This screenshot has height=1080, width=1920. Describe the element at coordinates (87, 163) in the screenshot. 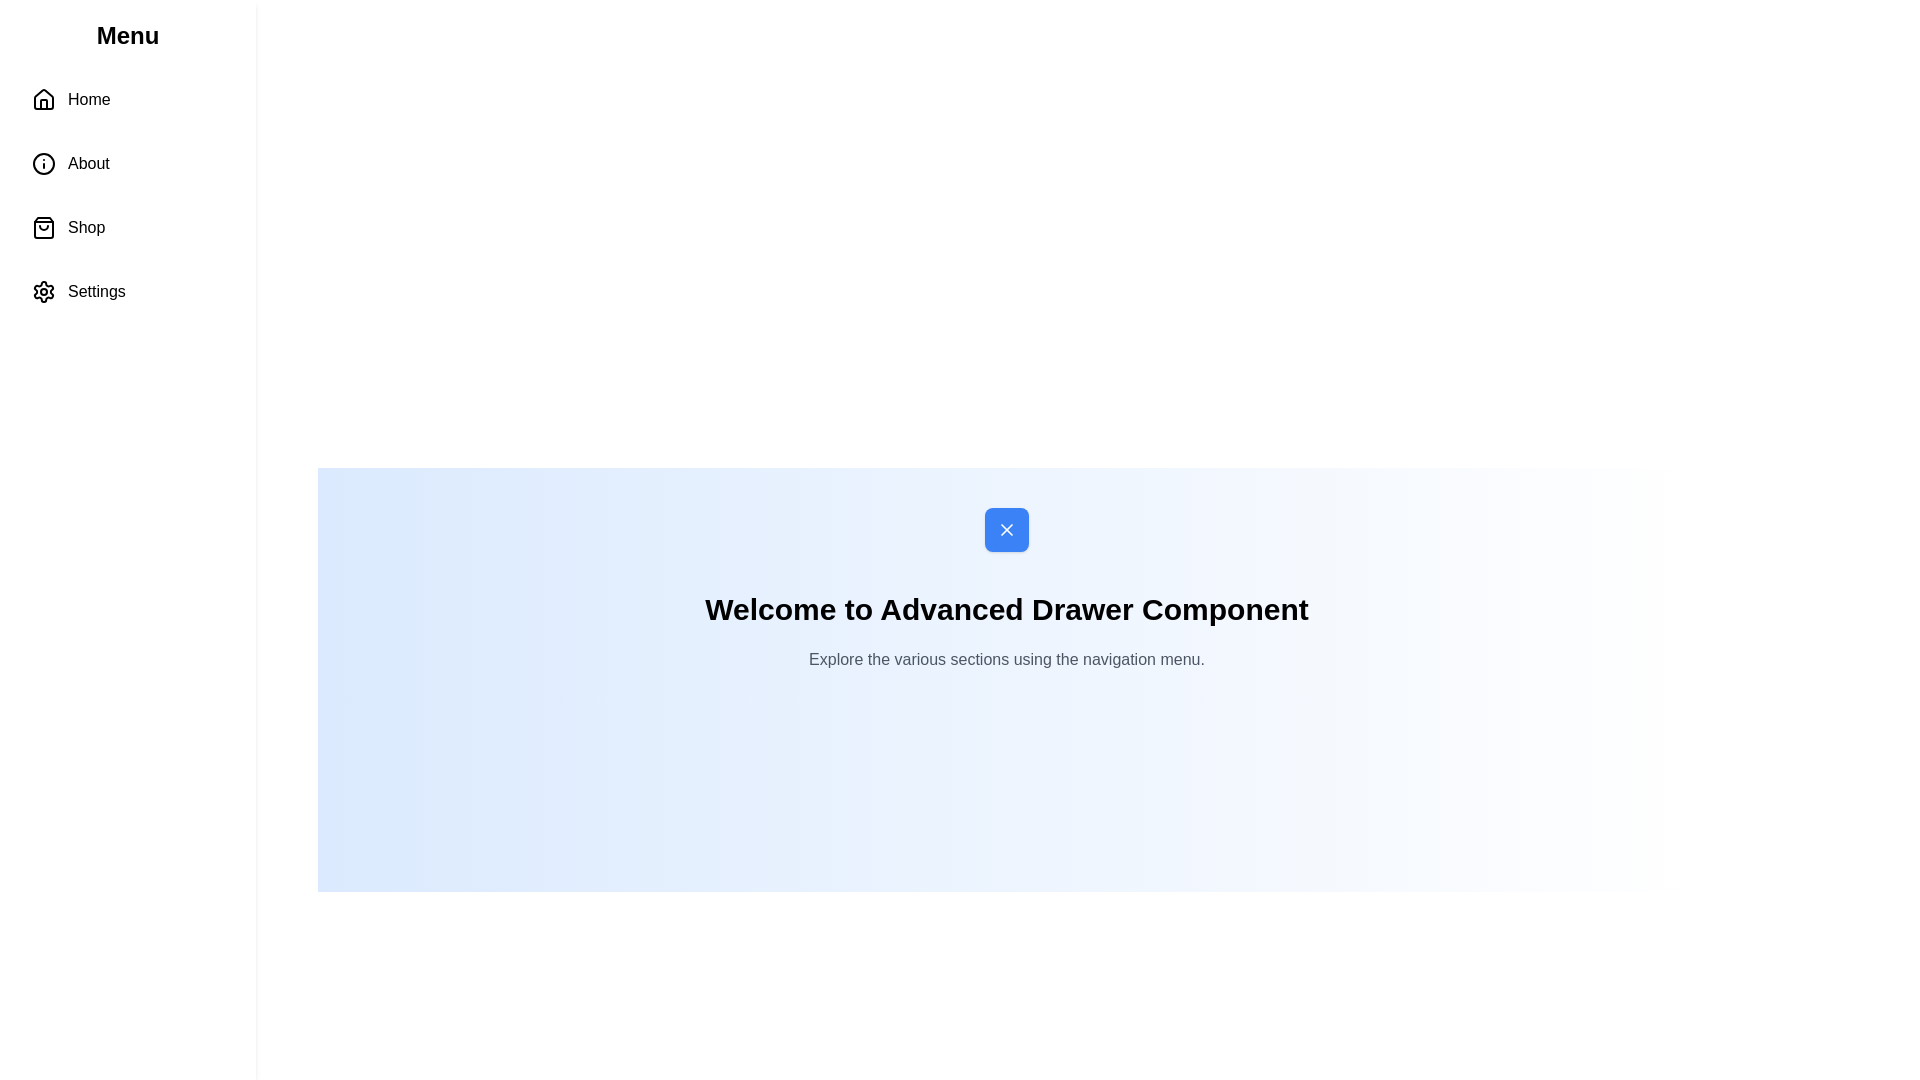

I see `the 'About' menu item text label` at that location.